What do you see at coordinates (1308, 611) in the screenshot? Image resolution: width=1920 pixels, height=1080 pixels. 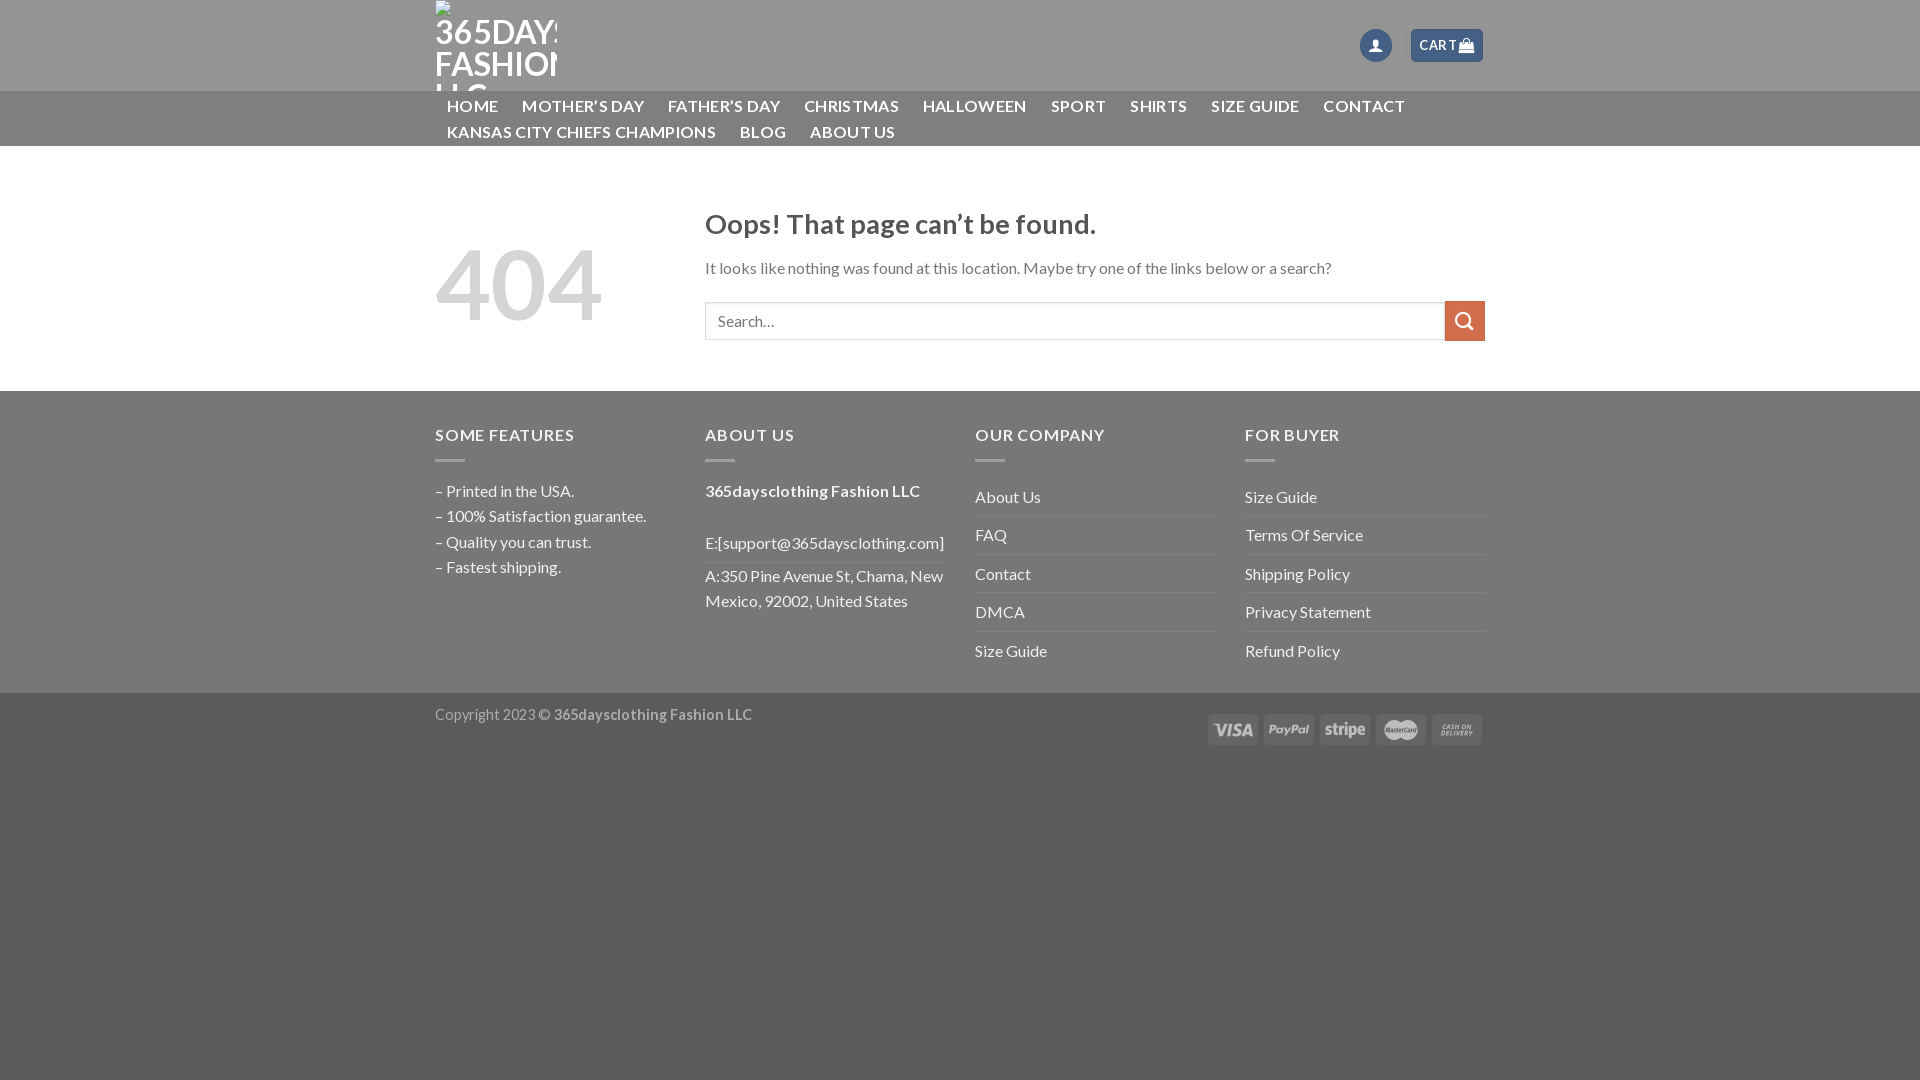 I see `'Privacy Statement'` at bounding box center [1308, 611].